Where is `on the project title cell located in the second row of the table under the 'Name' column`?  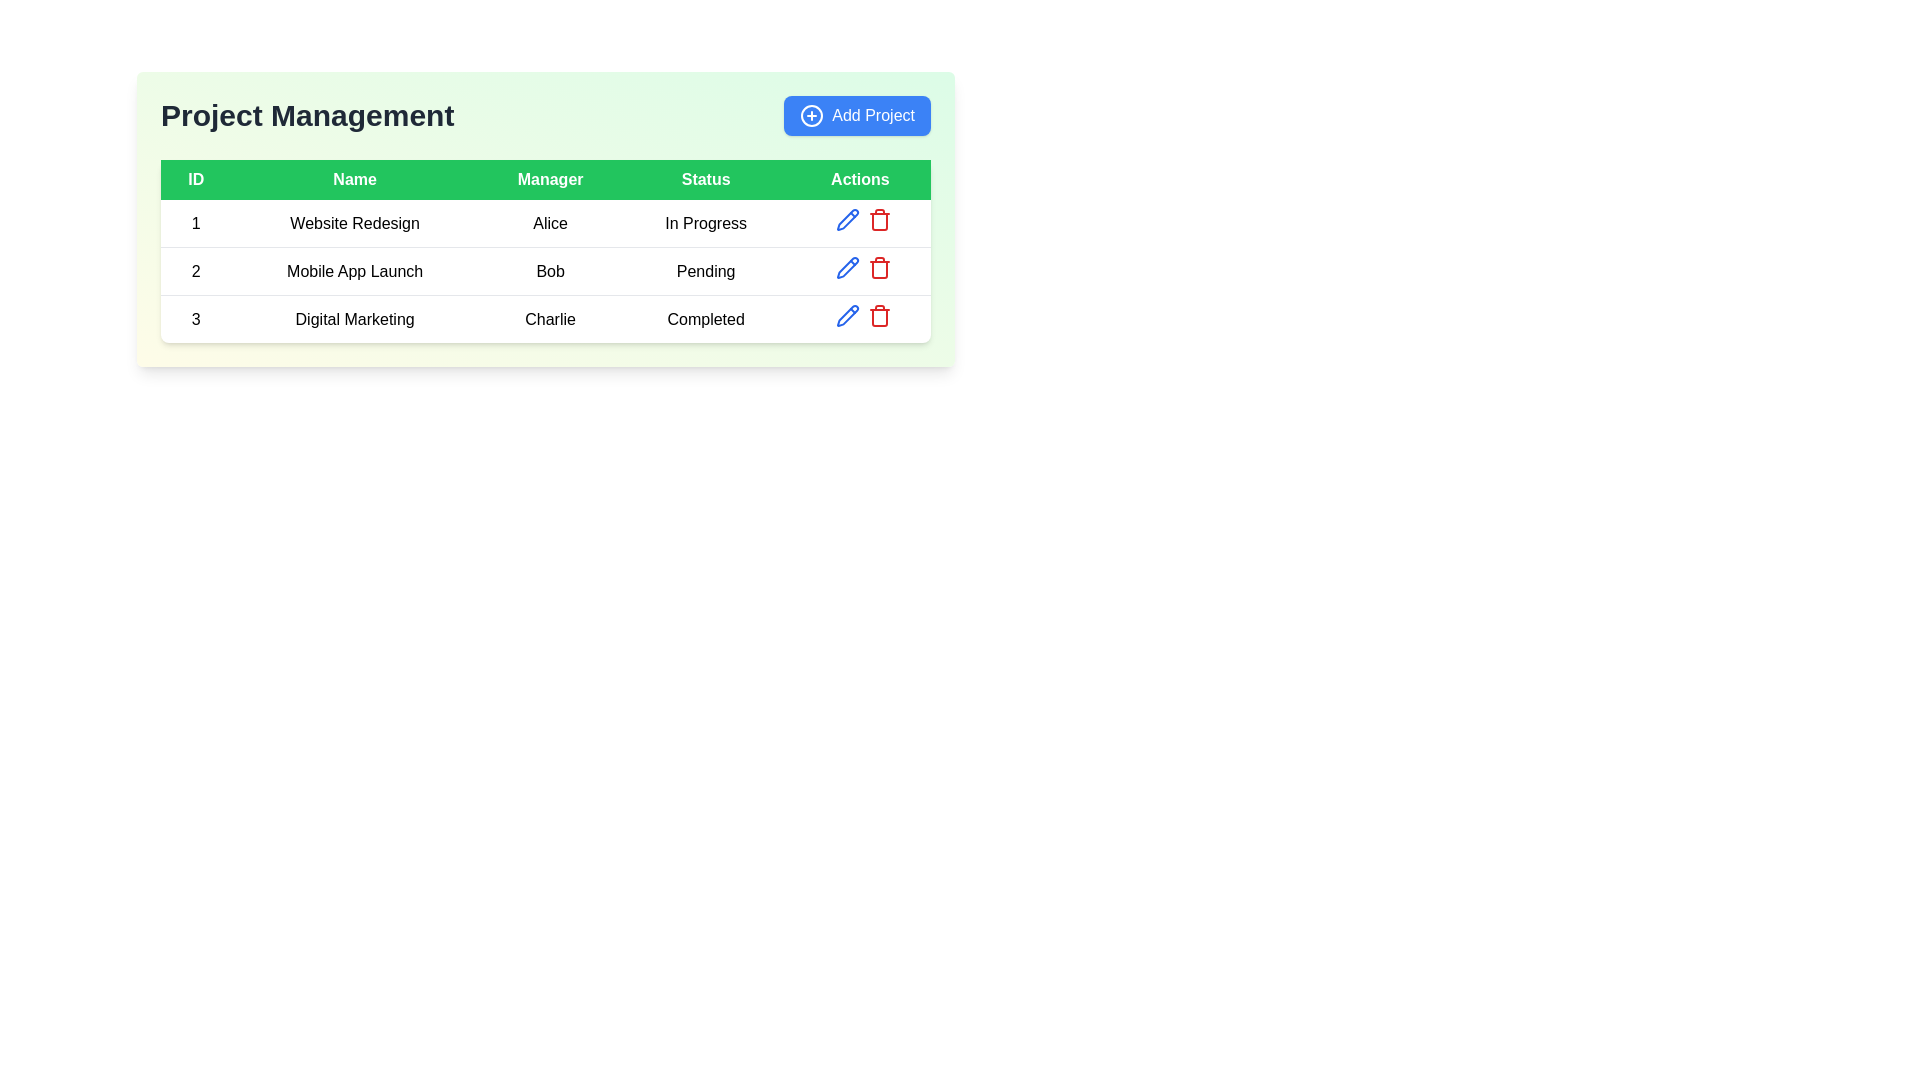
on the project title cell located in the second row of the table under the 'Name' column is located at coordinates (355, 271).